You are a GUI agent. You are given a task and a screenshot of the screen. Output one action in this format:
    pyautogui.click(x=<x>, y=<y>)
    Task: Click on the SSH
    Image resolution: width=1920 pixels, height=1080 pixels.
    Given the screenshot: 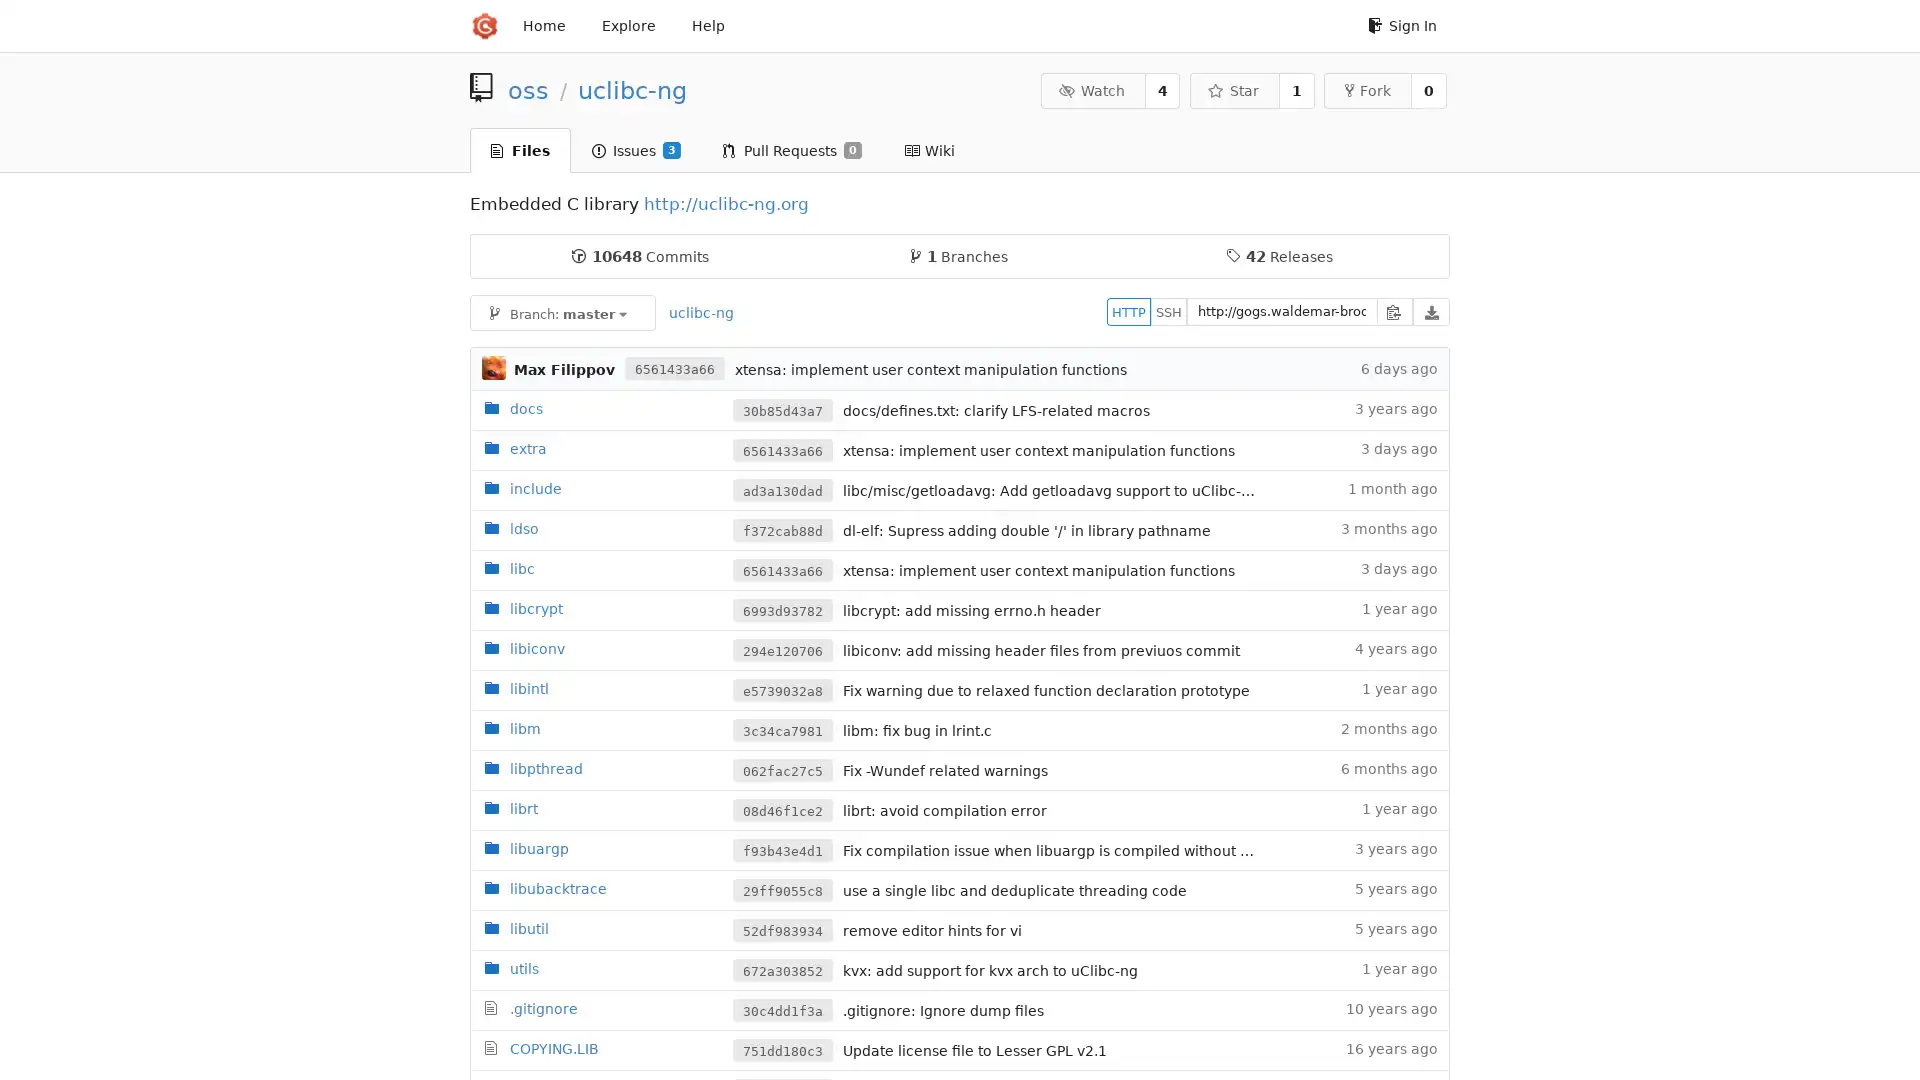 What is the action you would take?
    pyautogui.click(x=1169, y=311)
    